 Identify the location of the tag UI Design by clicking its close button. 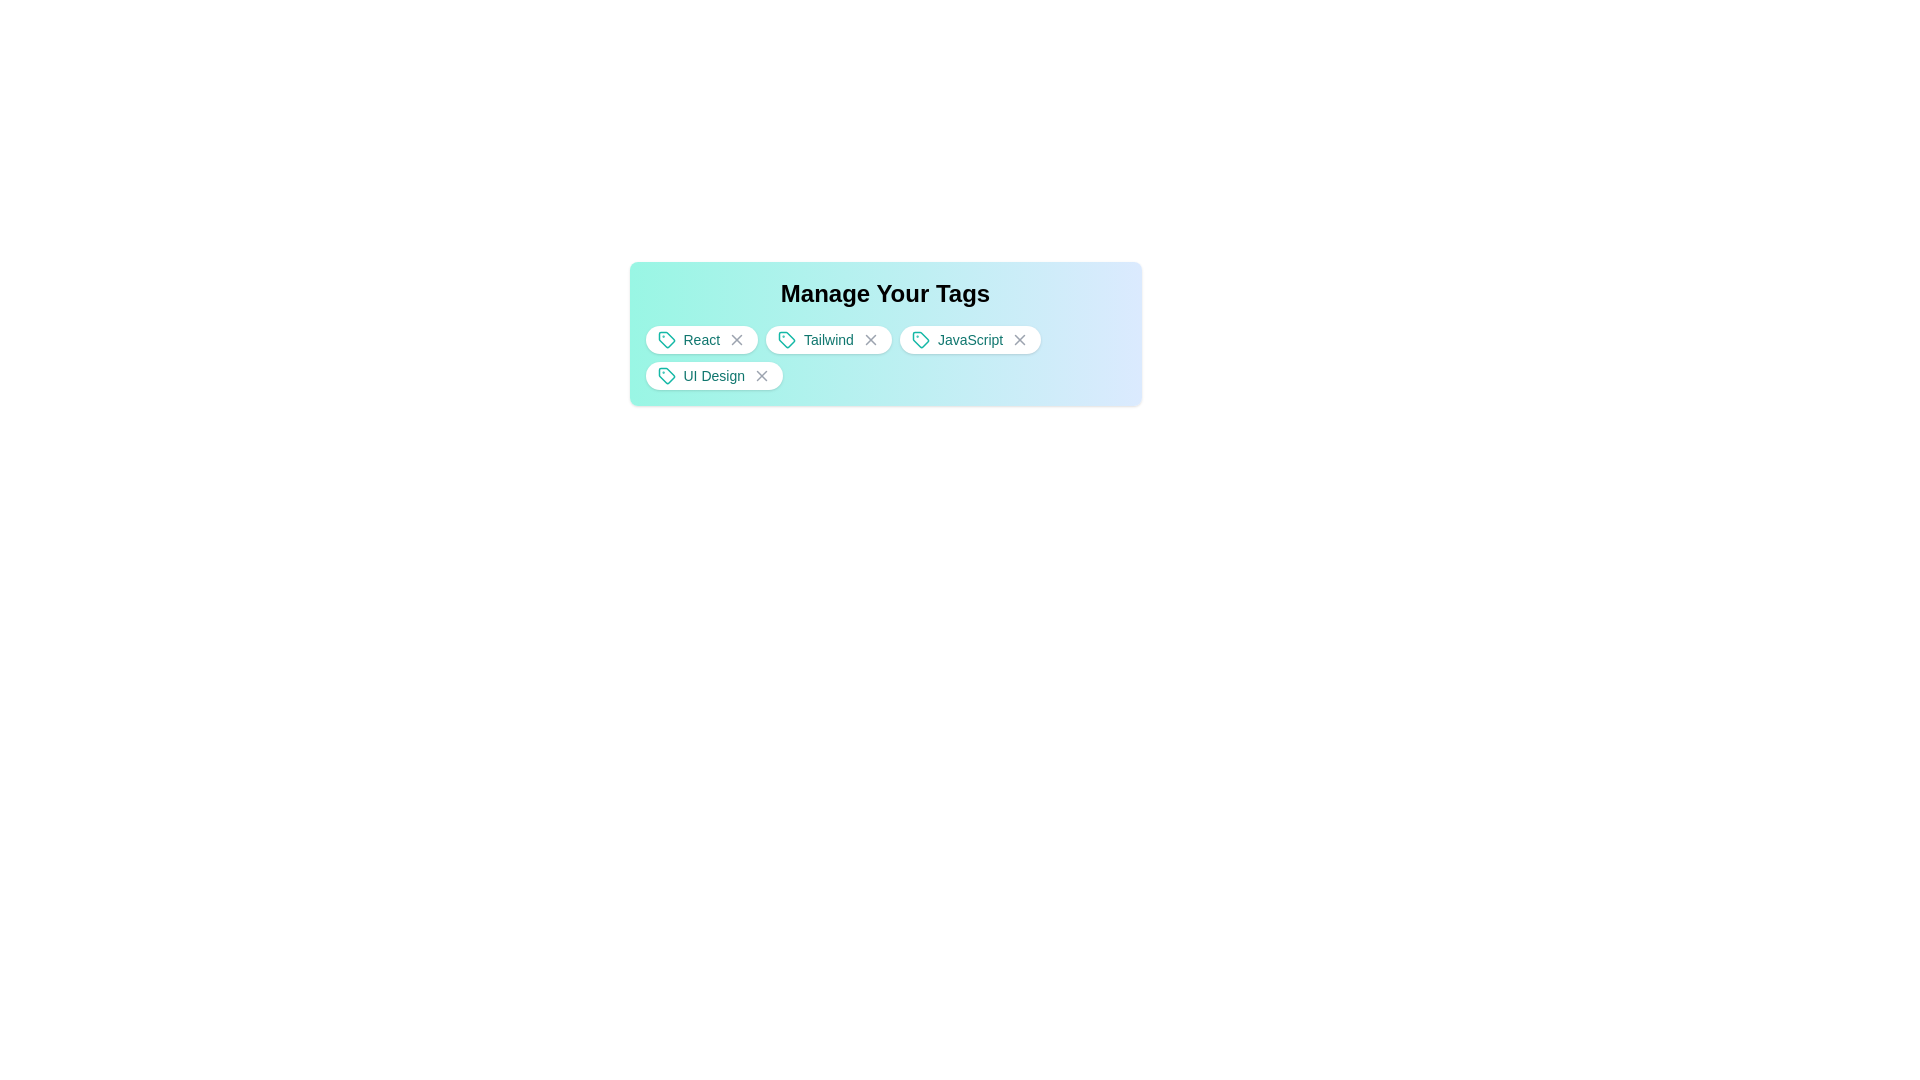
(761, 375).